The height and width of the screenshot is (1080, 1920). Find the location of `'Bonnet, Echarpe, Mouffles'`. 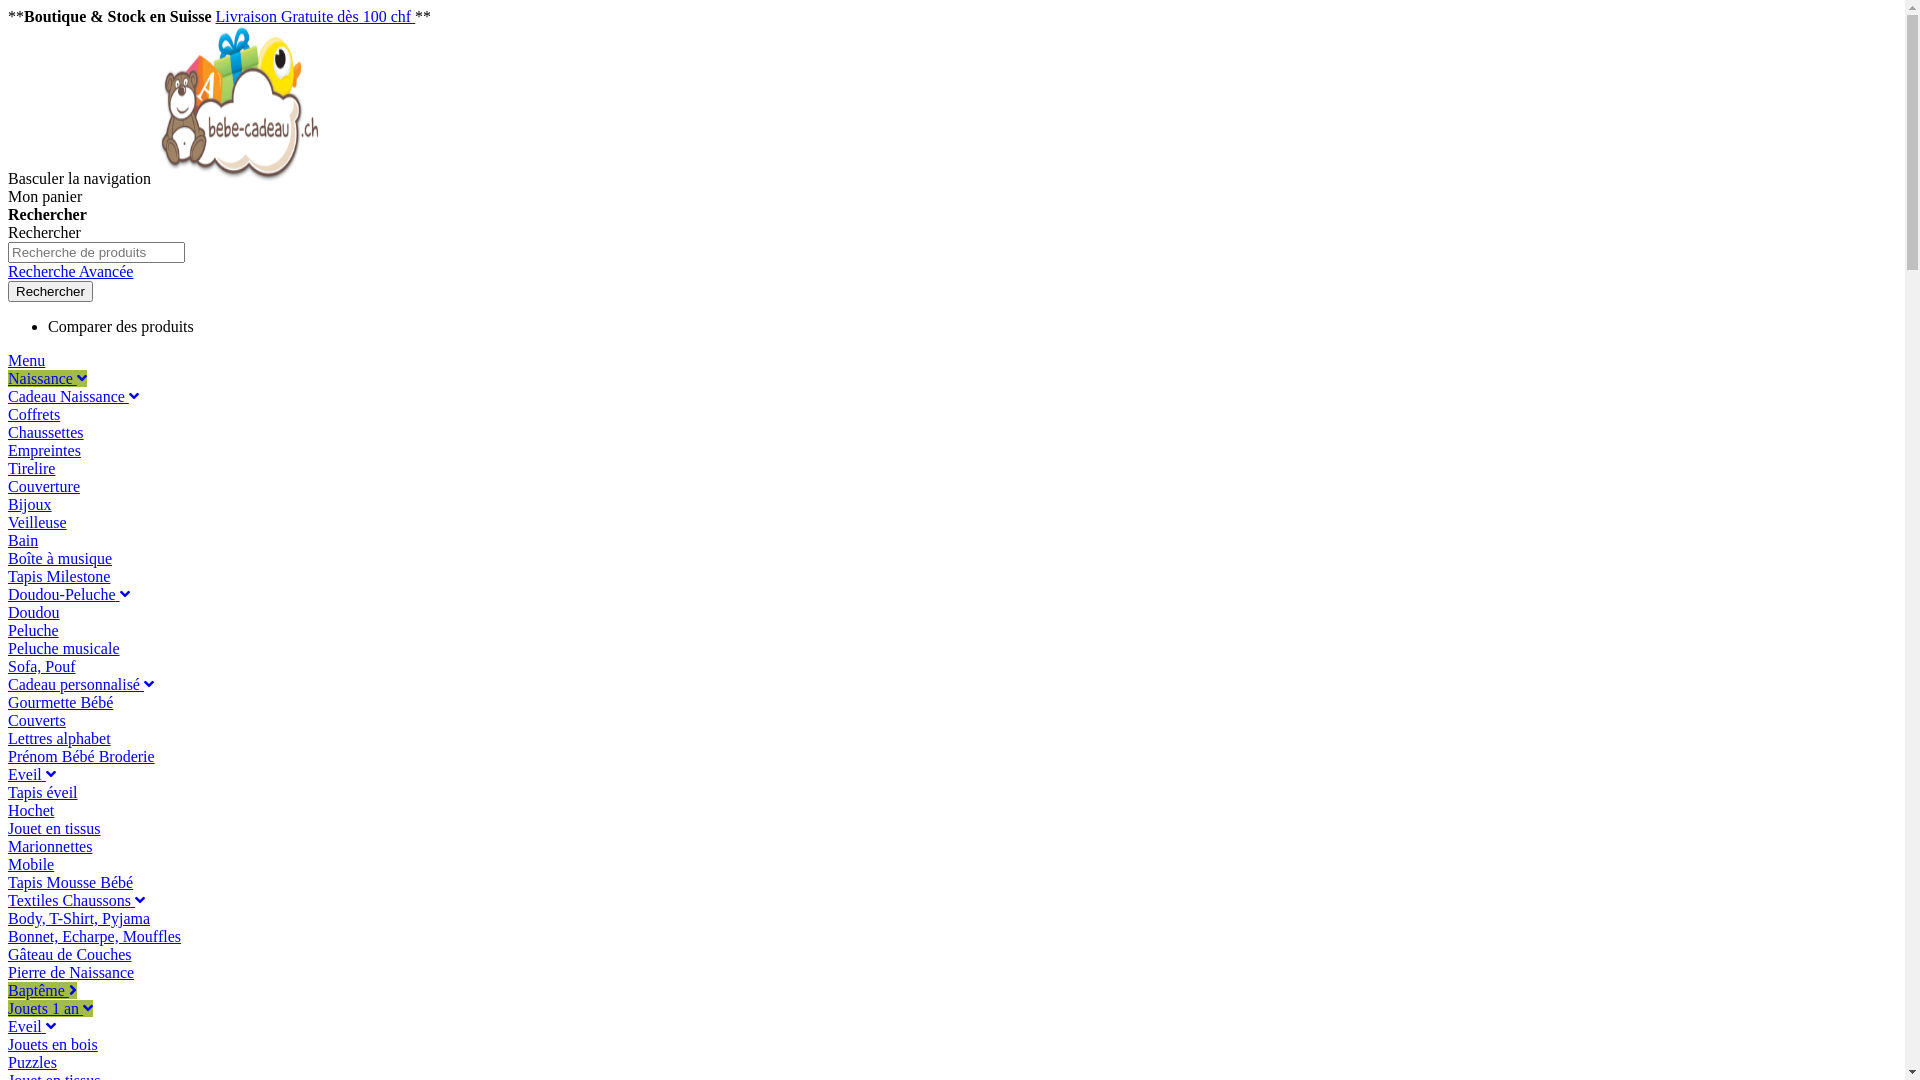

'Bonnet, Echarpe, Mouffles' is located at coordinates (93, 936).